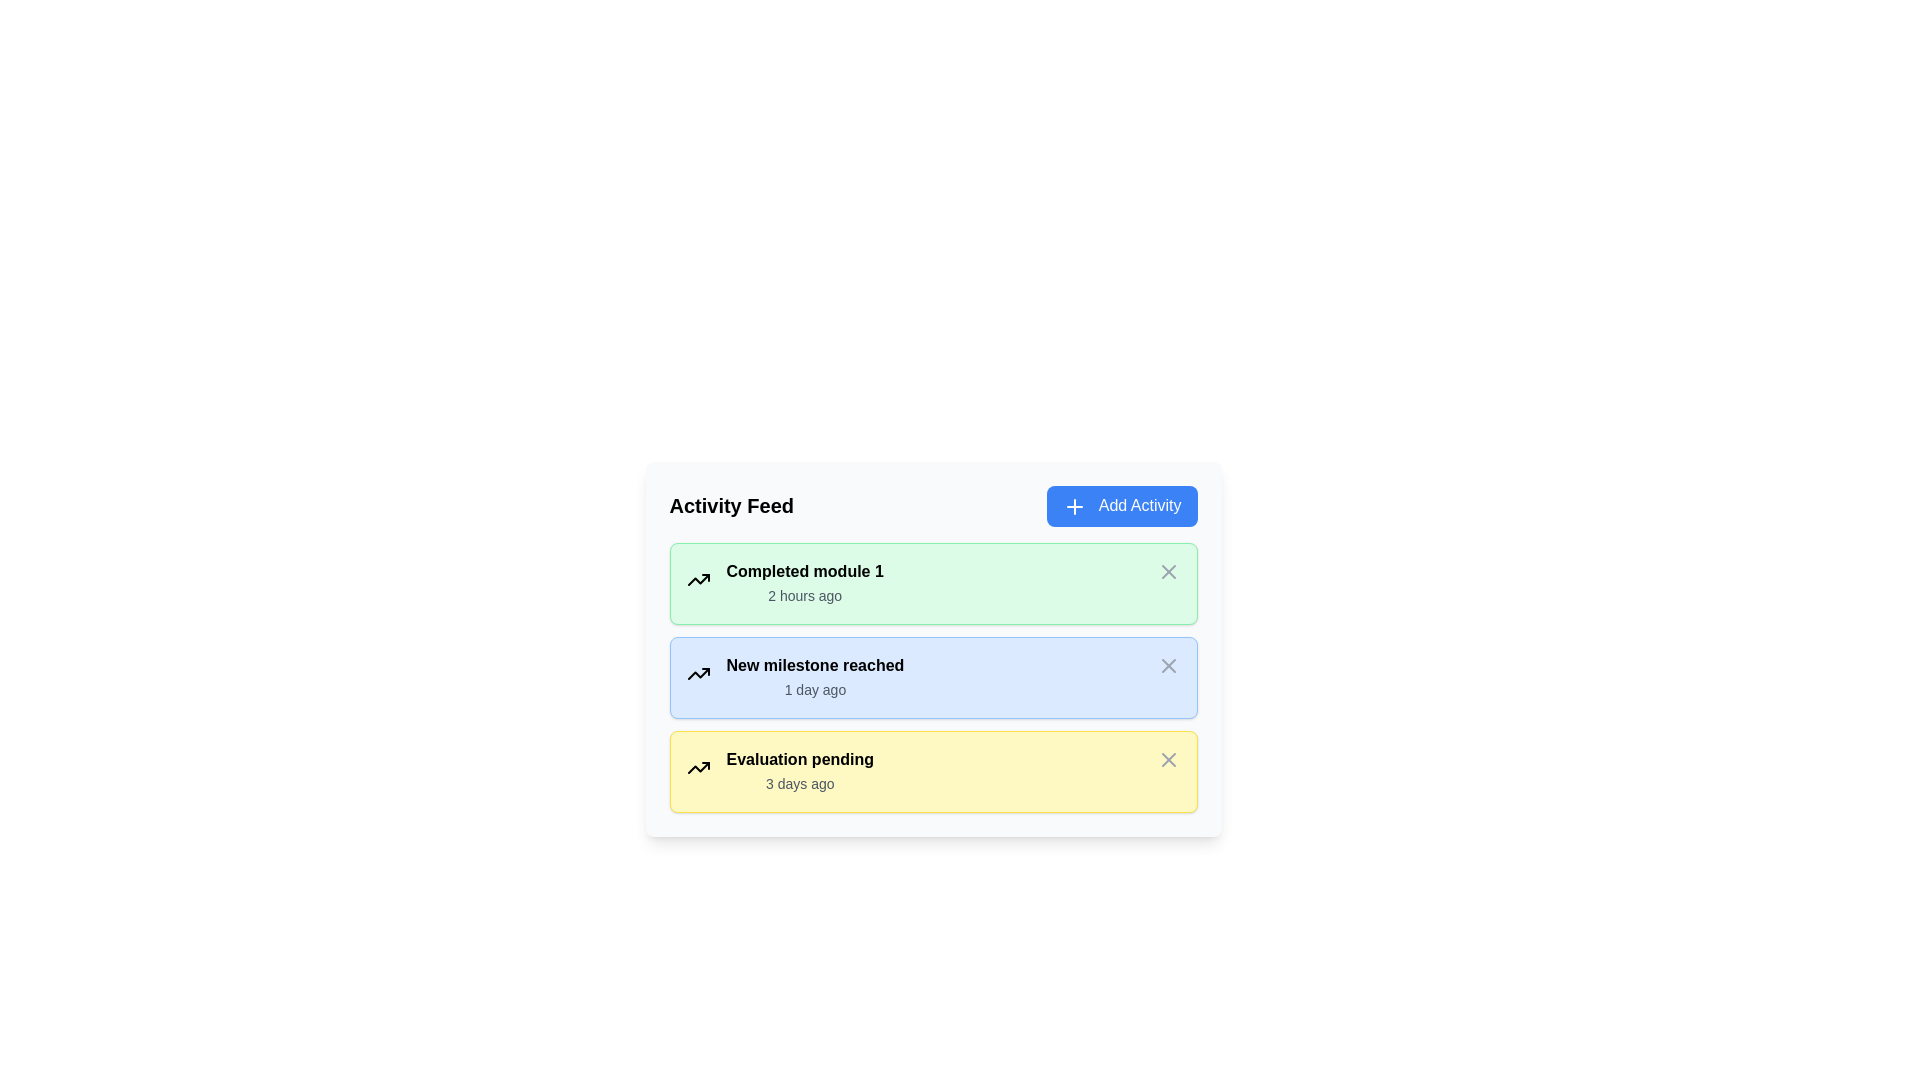  I want to click on the button in the top-right corner of the yellow activity card labeled 'Evaluation pending 3 days ago', so click(1168, 759).